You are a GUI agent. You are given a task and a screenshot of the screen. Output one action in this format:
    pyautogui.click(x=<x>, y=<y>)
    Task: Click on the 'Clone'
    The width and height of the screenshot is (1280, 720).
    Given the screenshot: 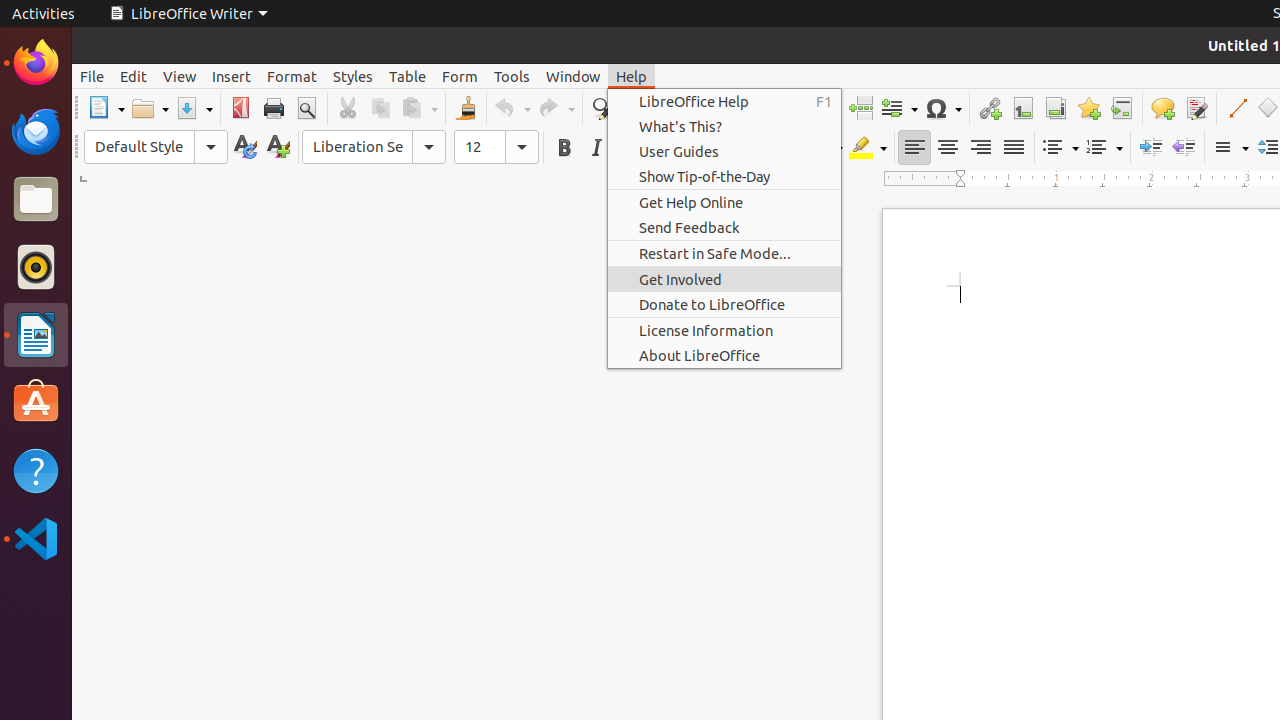 What is the action you would take?
    pyautogui.click(x=464, y=108)
    